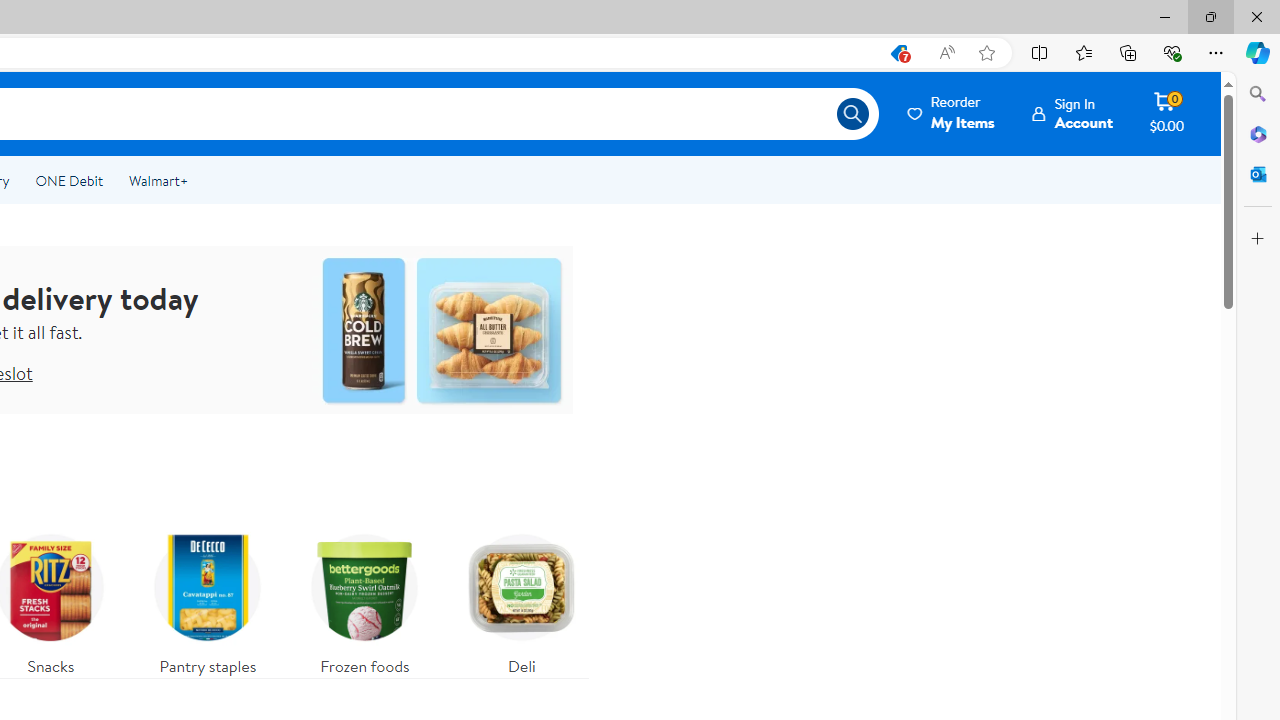 The height and width of the screenshot is (720, 1280). What do you see at coordinates (157, 181) in the screenshot?
I see `'Walmart+'` at bounding box center [157, 181].